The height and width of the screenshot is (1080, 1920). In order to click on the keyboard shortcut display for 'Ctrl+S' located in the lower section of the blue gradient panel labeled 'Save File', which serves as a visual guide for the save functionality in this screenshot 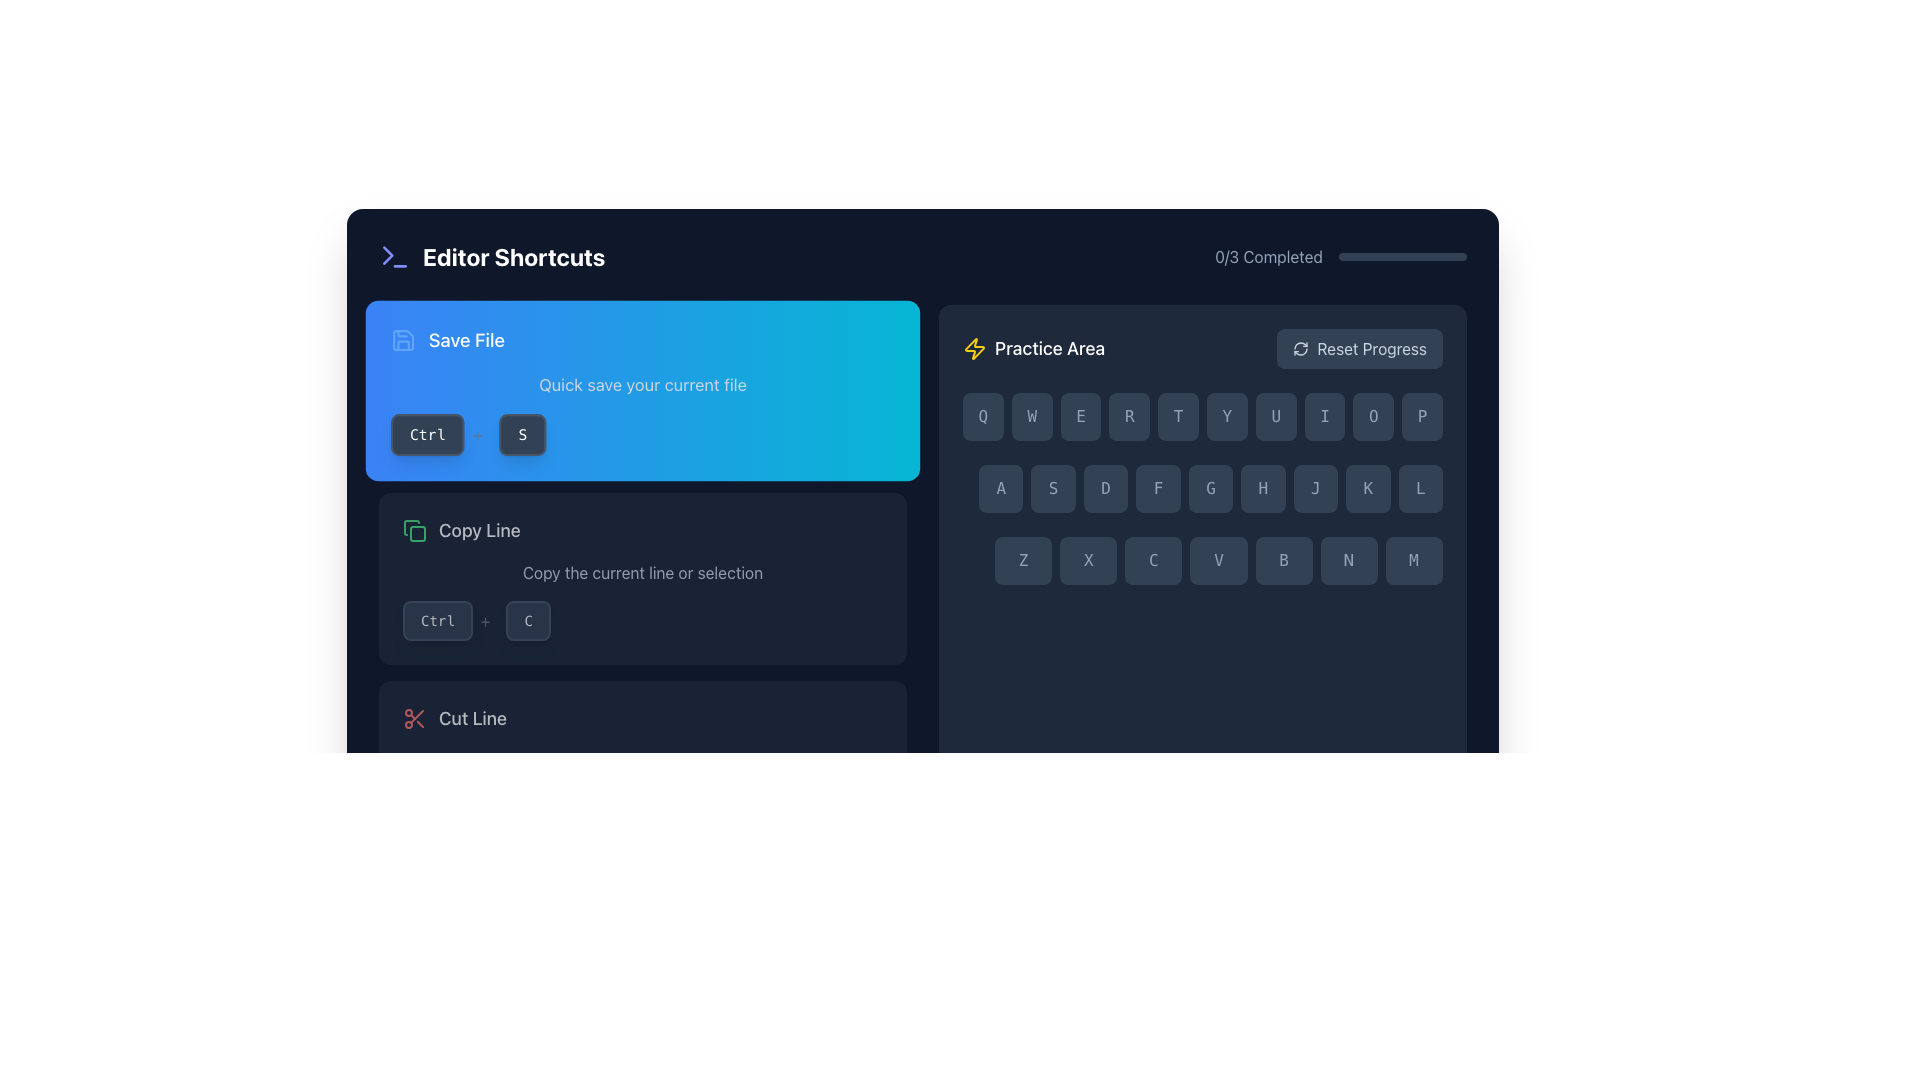, I will do `click(643, 434)`.